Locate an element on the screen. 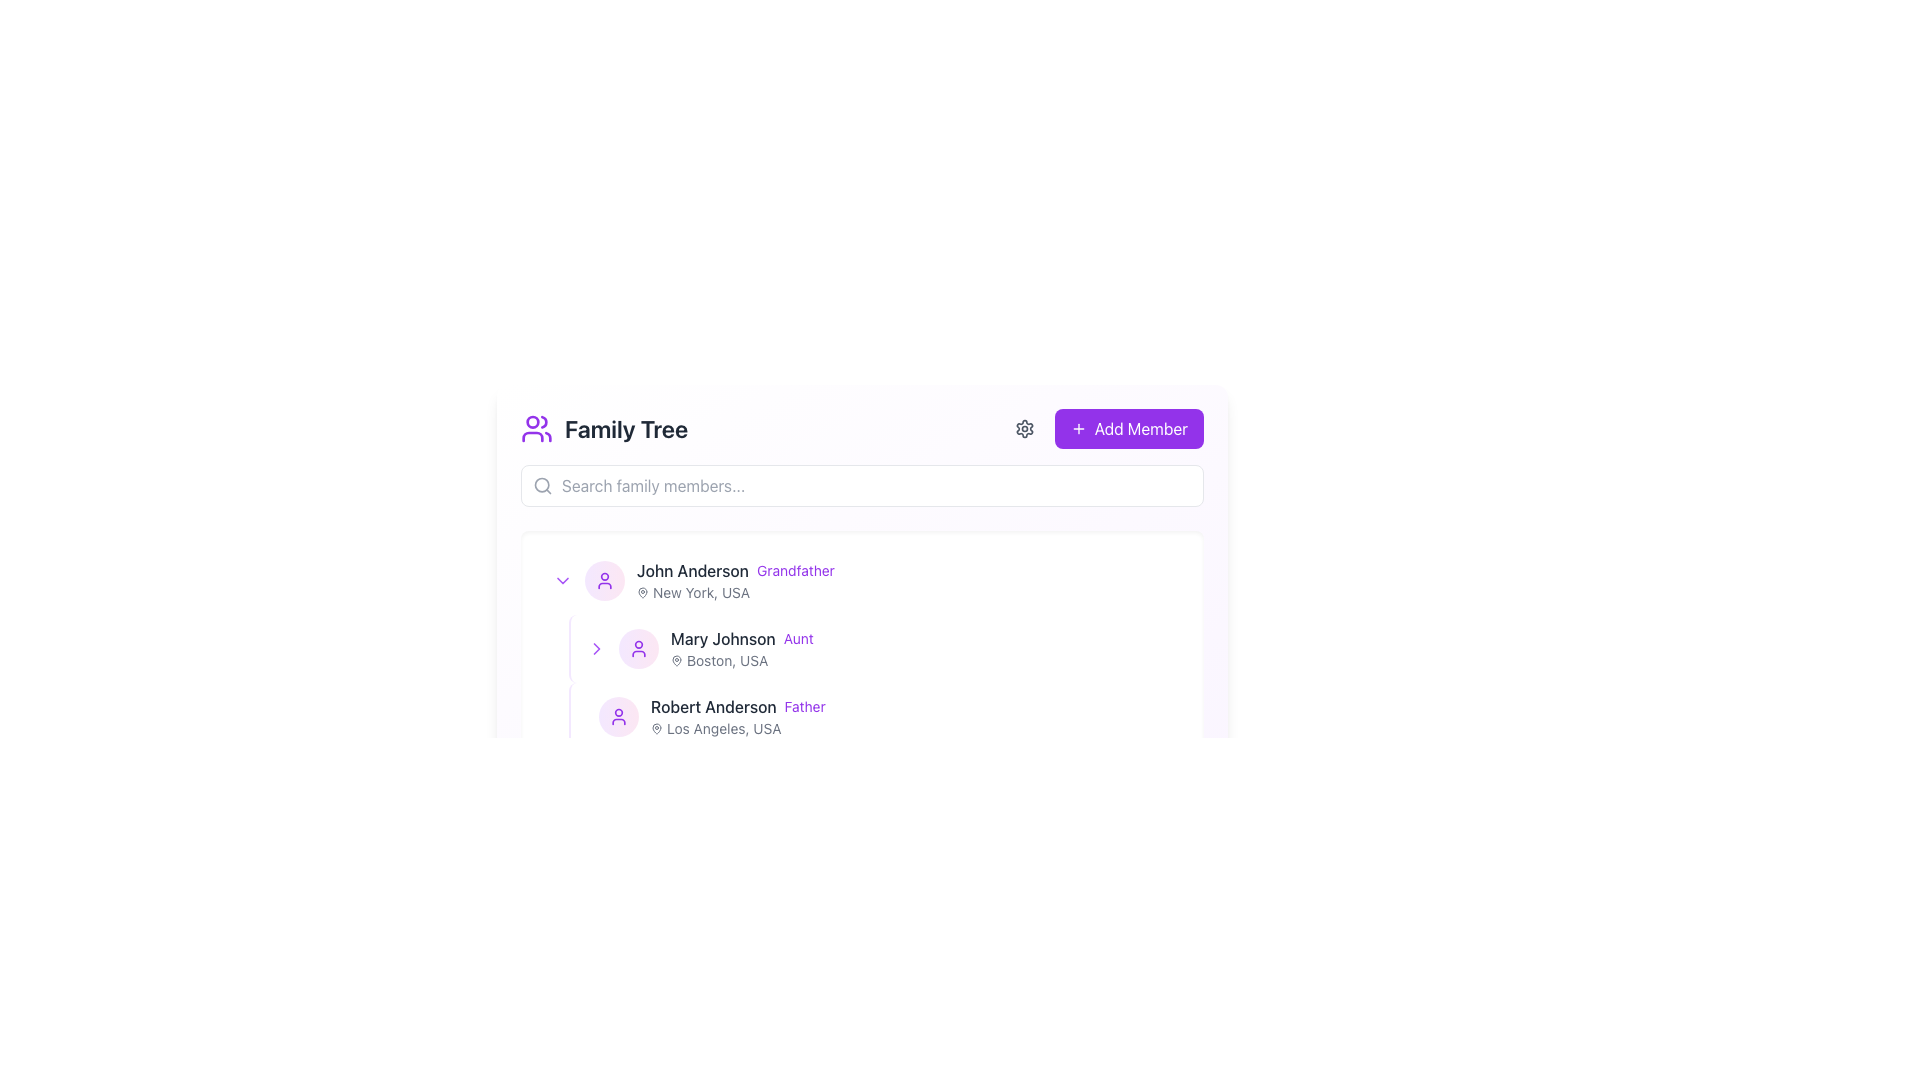  the text label displaying 'Aunt' in a purple font, which is part of the family relationship context following 'Mary Johnson' is located at coordinates (797, 639).